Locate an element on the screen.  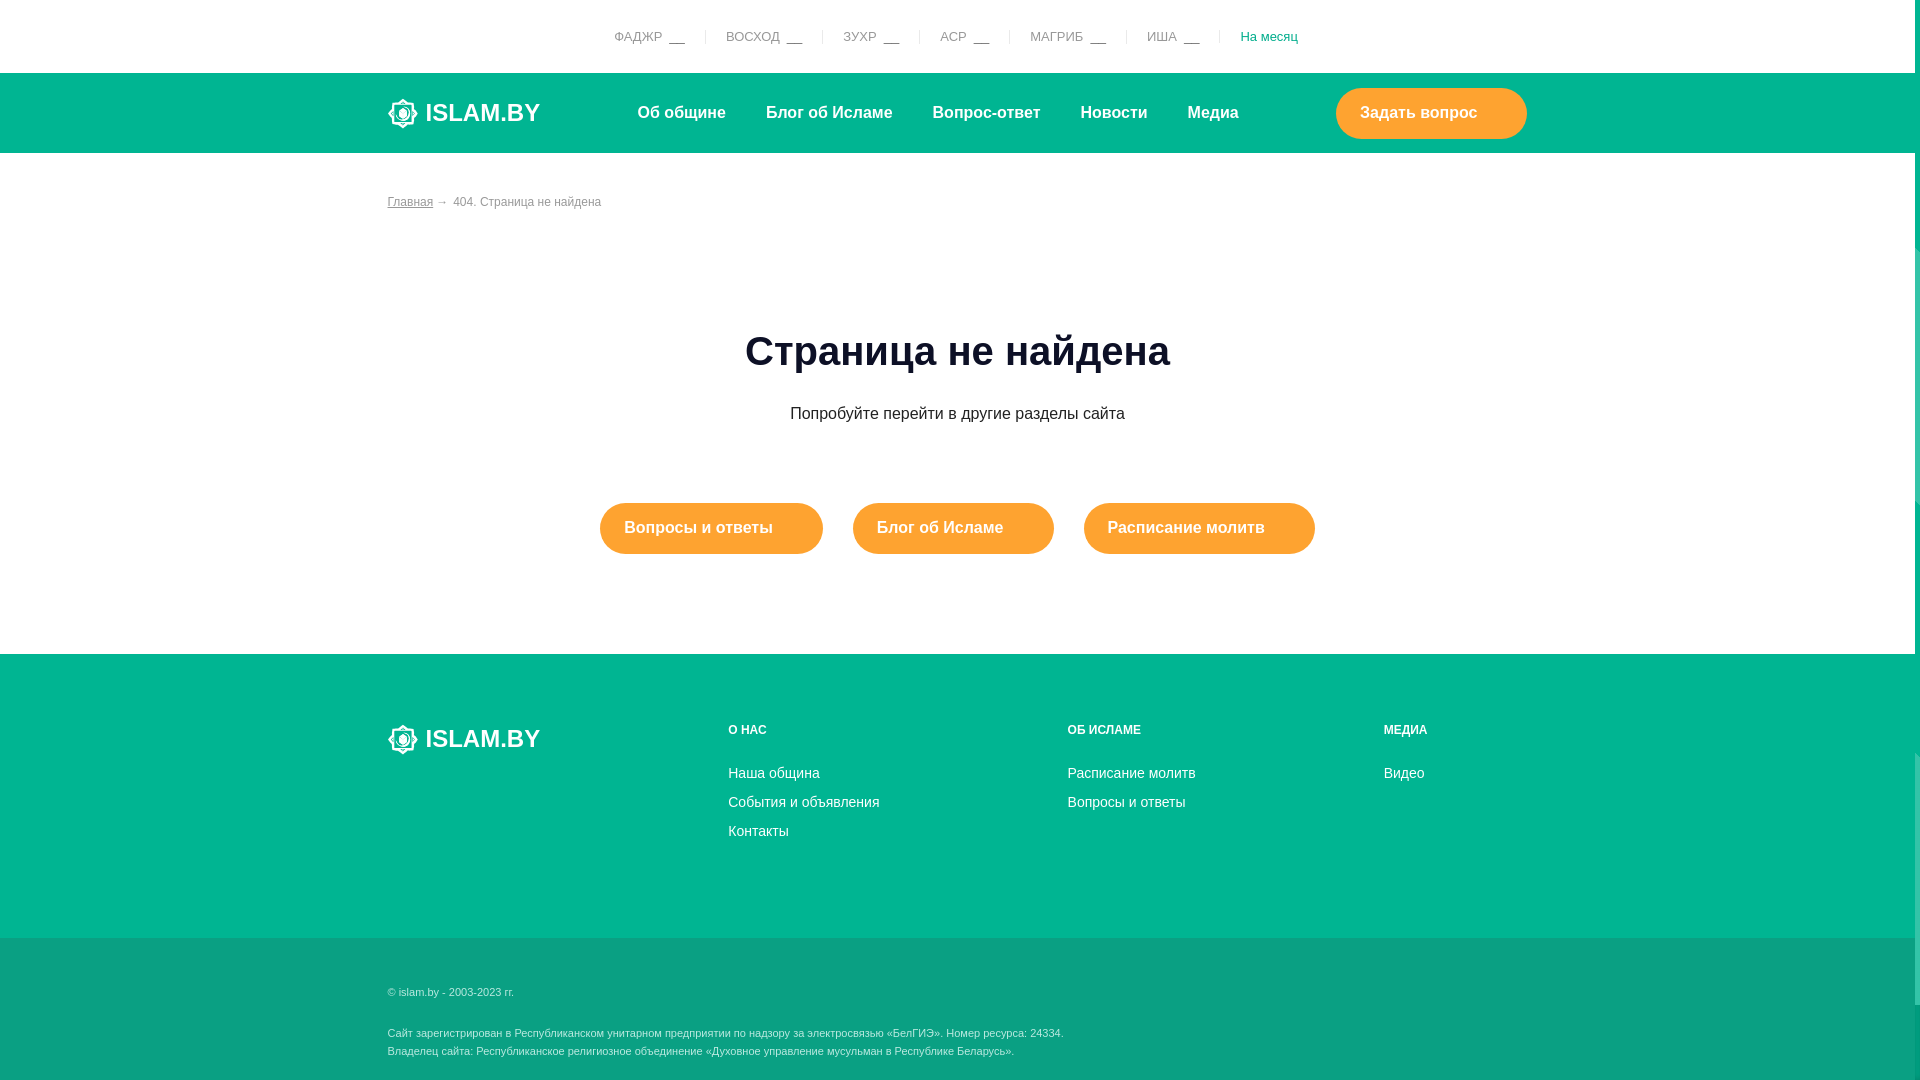
'ISLAM.BY' is located at coordinates (463, 739).